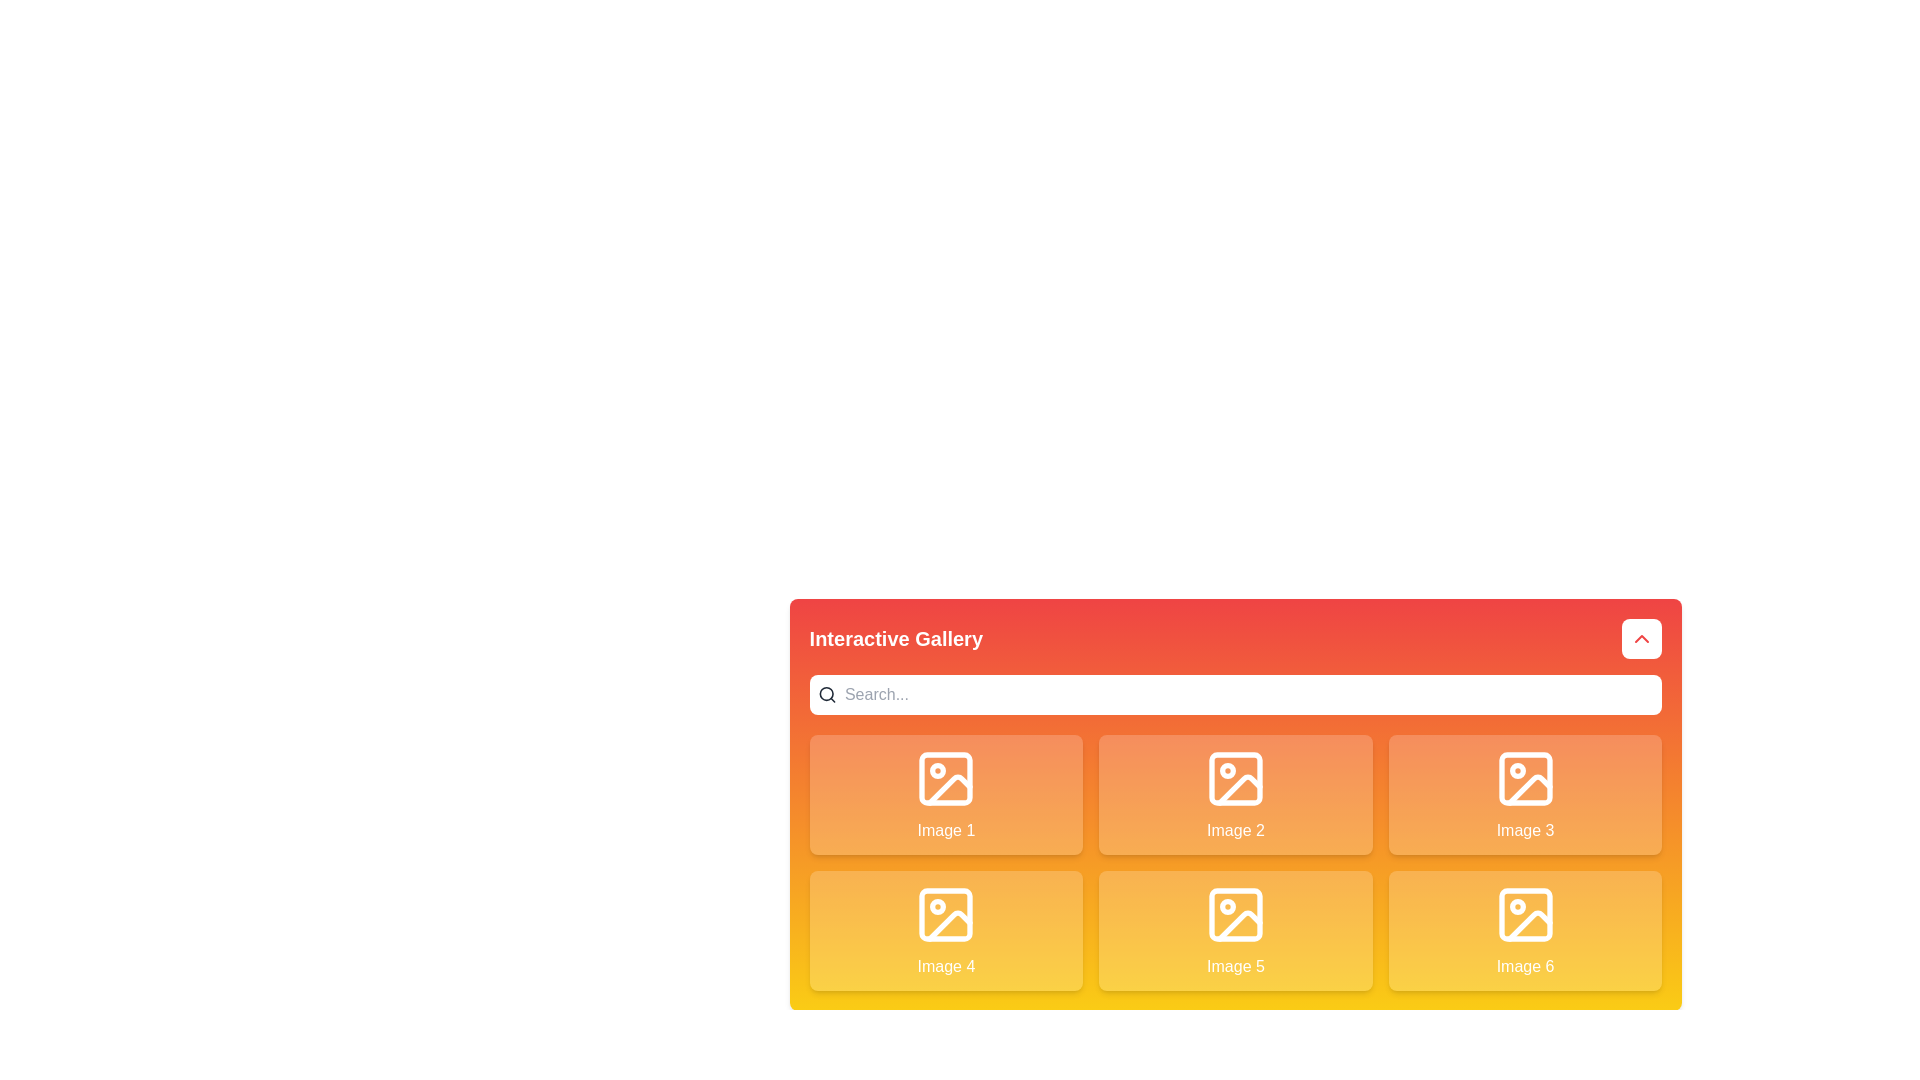 The width and height of the screenshot is (1920, 1080). What do you see at coordinates (1524, 914) in the screenshot?
I see `the image preview icon located in the bottom-right cell of the 2x3 grid within the 'Interactive Gallery' section, immediately above 'Image 6' and to the right of 'Image 5'` at bounding box center [1524, 914].